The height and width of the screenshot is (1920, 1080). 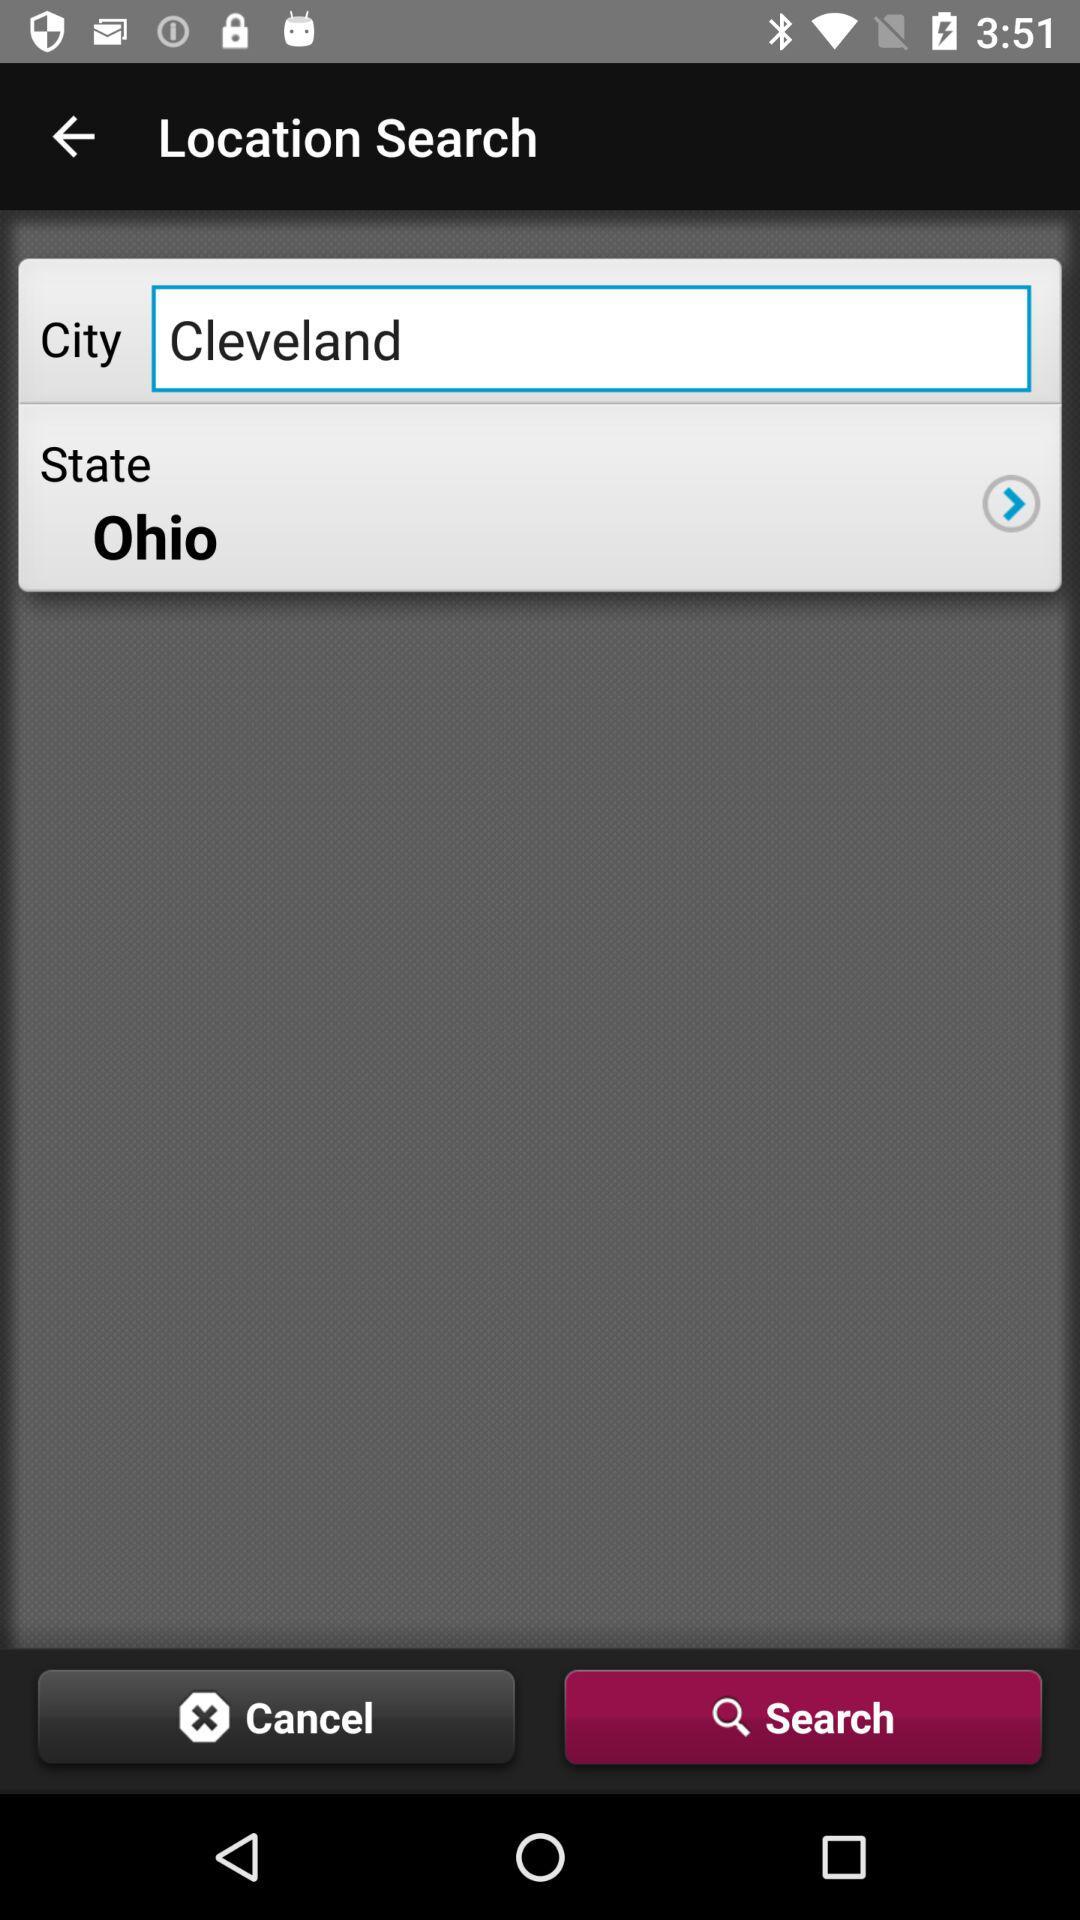 I want to click on the item above the city, so click(x=72, y=135).